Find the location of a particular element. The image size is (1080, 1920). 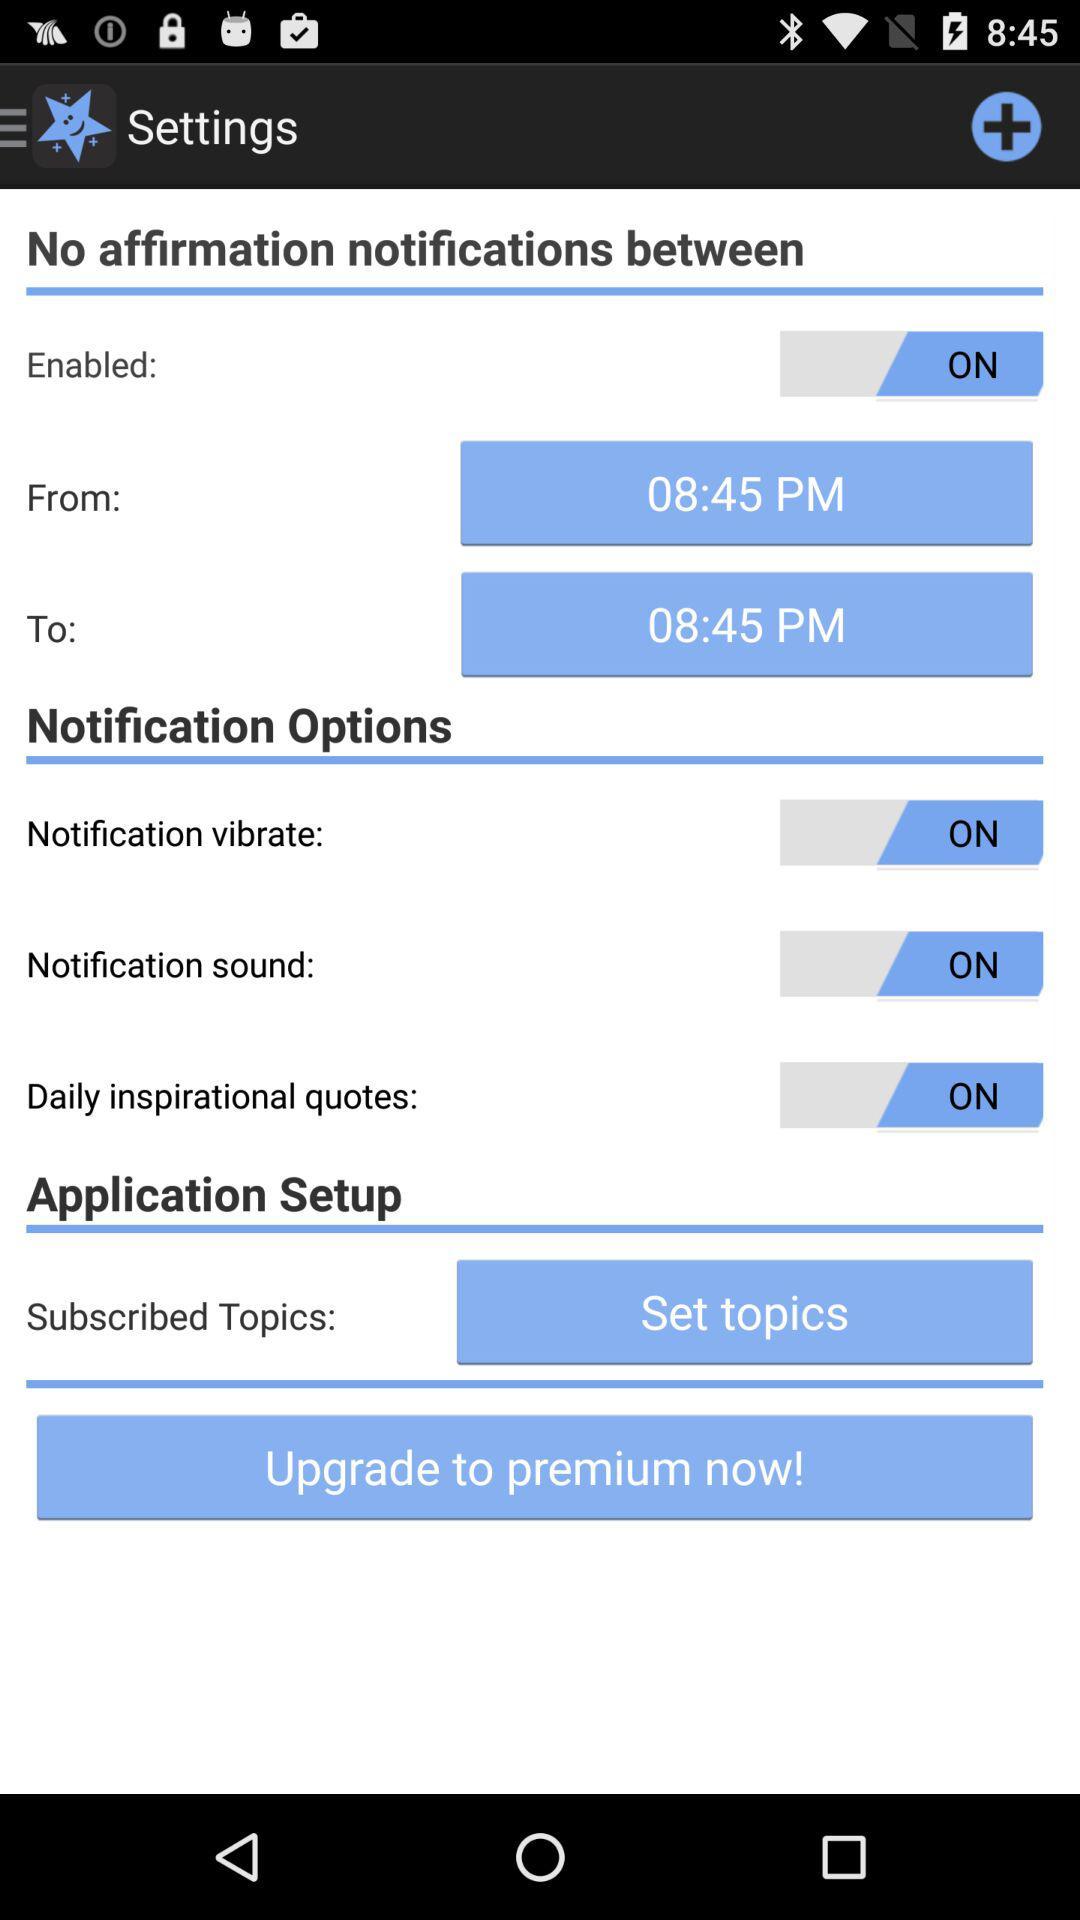

the text above the text subscribed topics is located at coordinates (533, 1193).